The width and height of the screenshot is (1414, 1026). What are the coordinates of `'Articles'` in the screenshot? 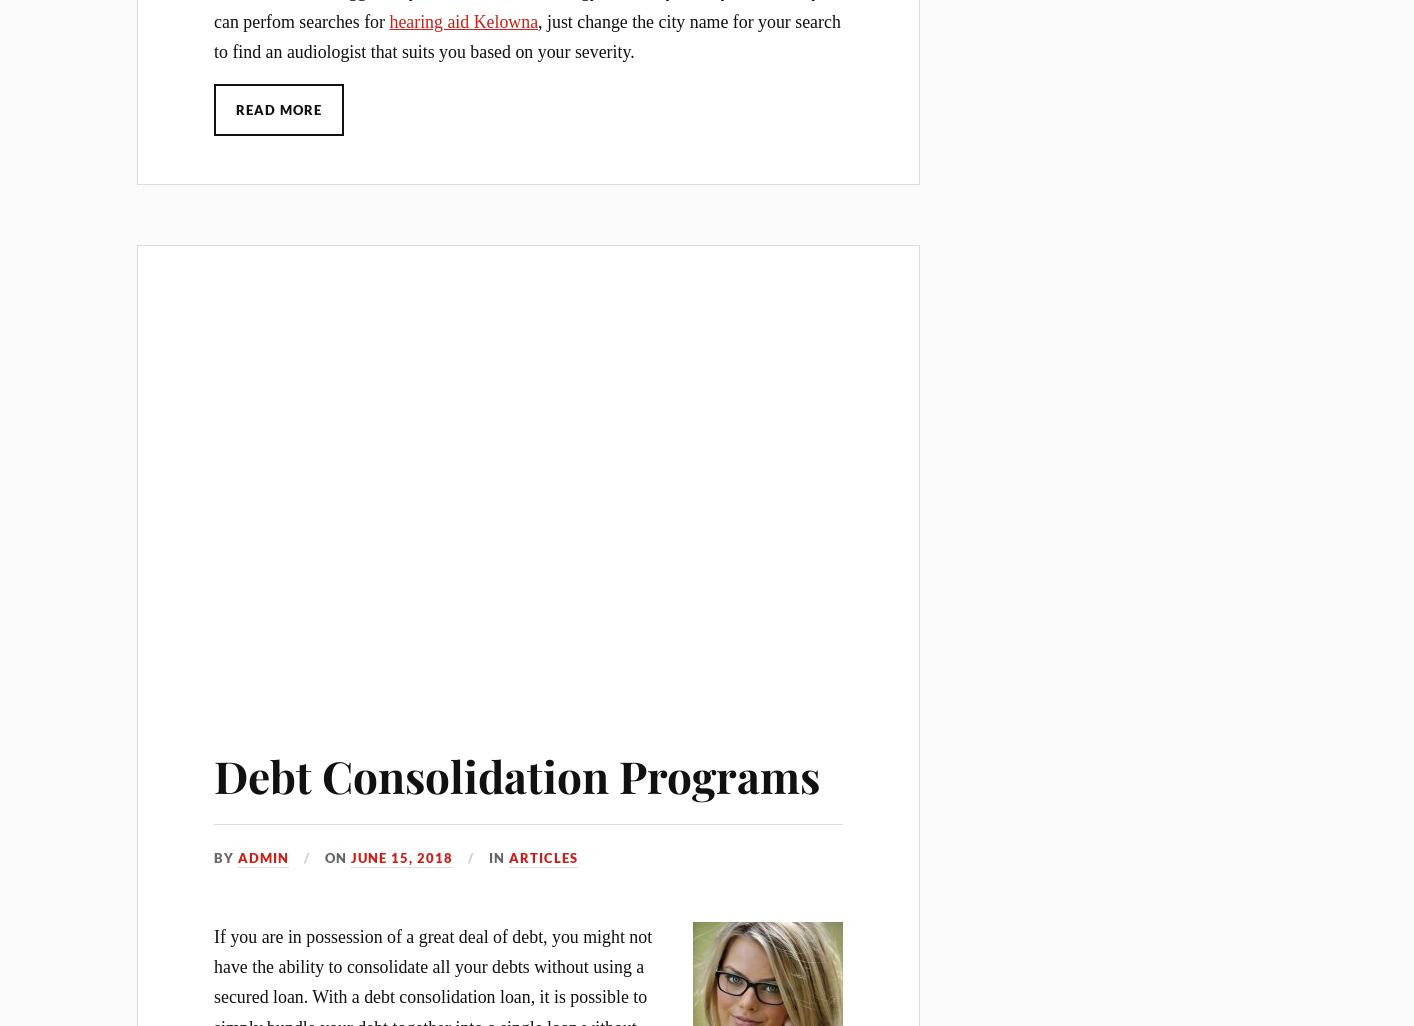 It's located at (542, 858).